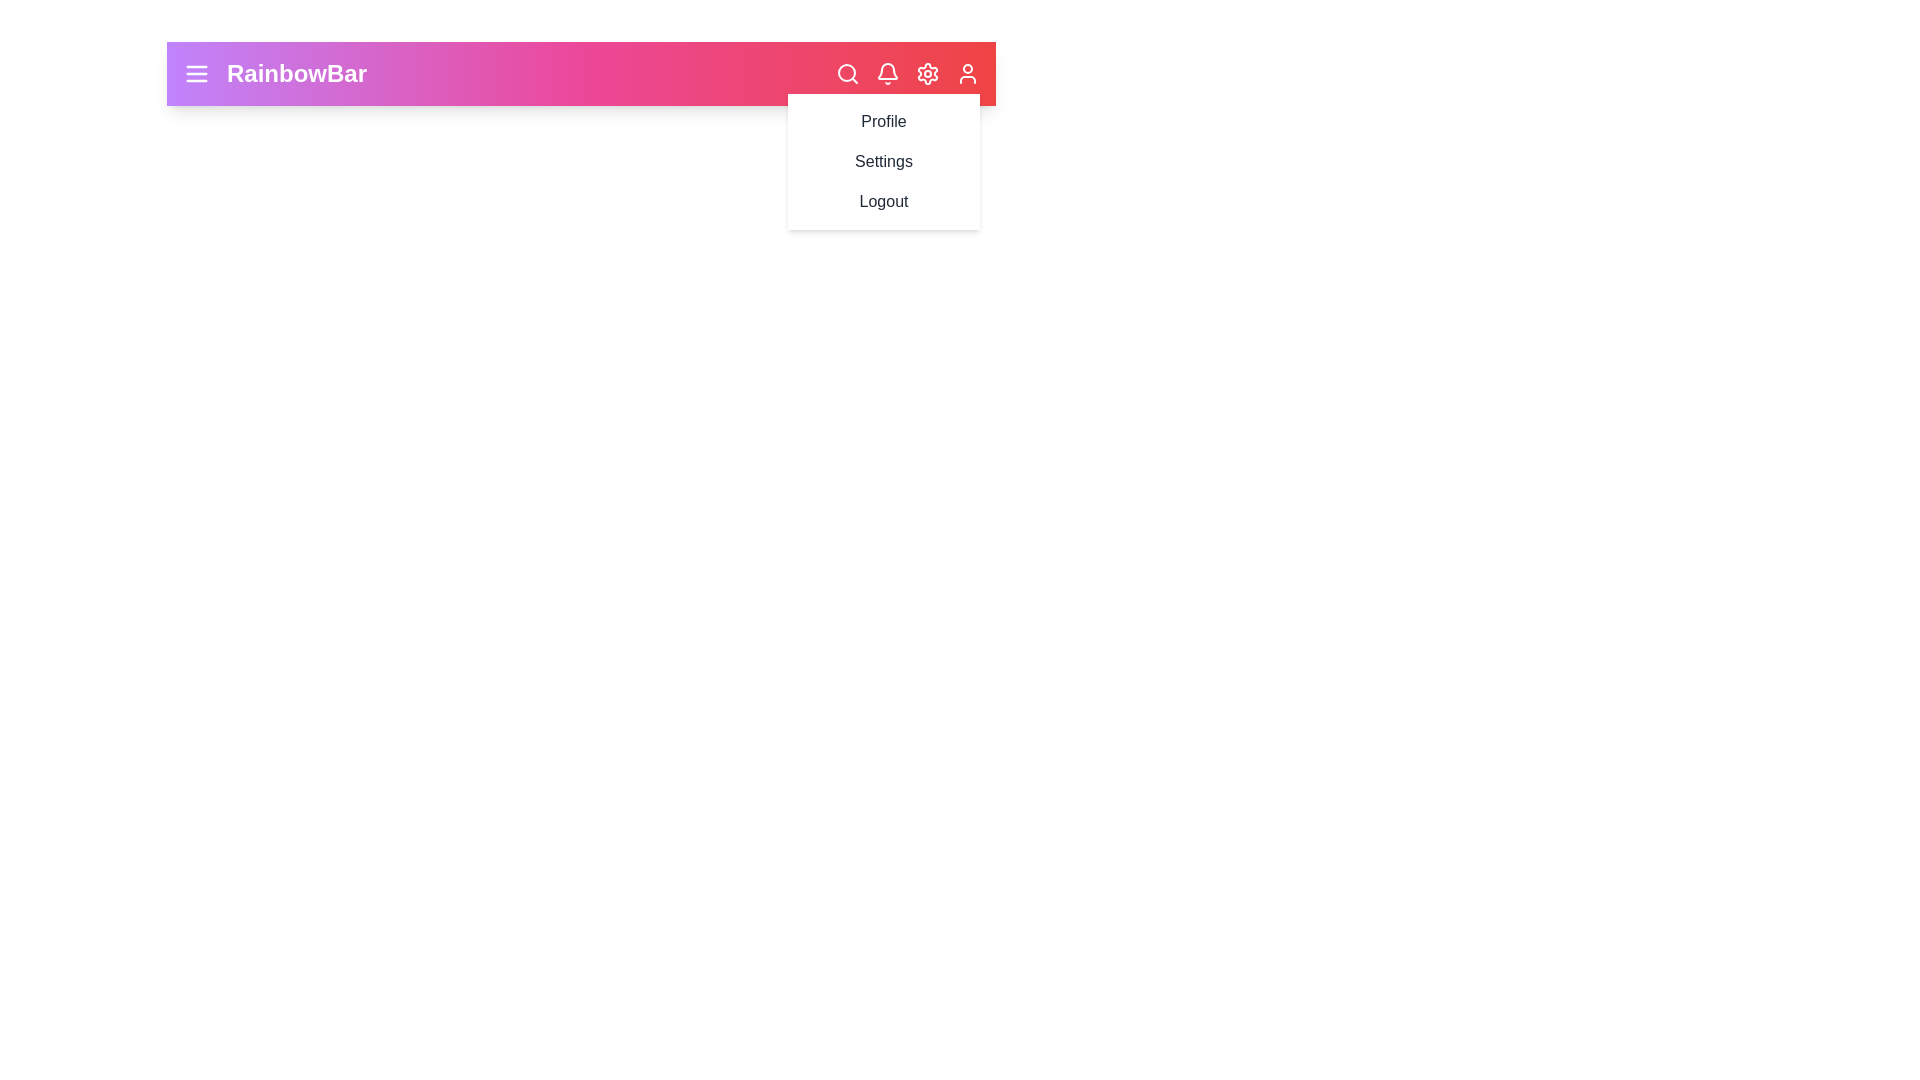 This screenshot has width=1920, height=1080. I want to click on the 'Settings' option in the user menu, so click(882, 161).